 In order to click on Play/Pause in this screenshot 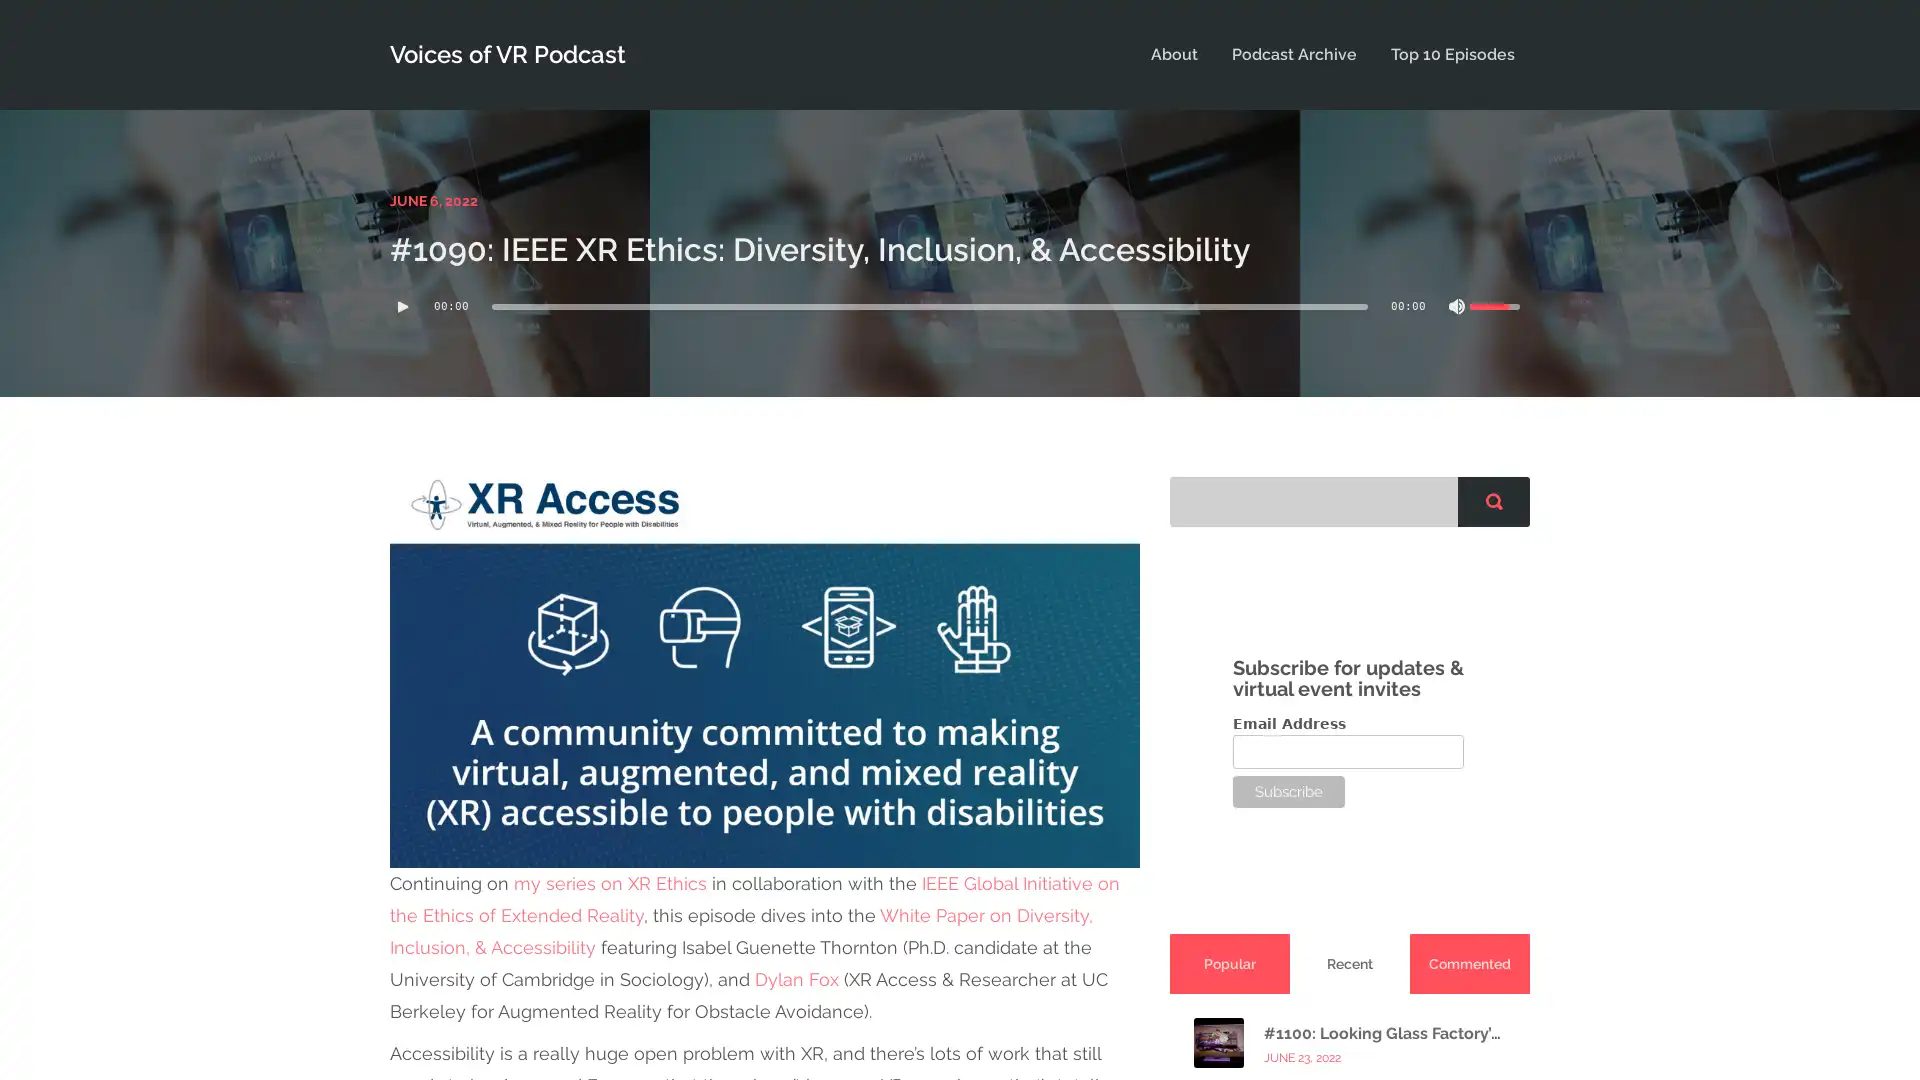, I will do `click(402, 305)`.